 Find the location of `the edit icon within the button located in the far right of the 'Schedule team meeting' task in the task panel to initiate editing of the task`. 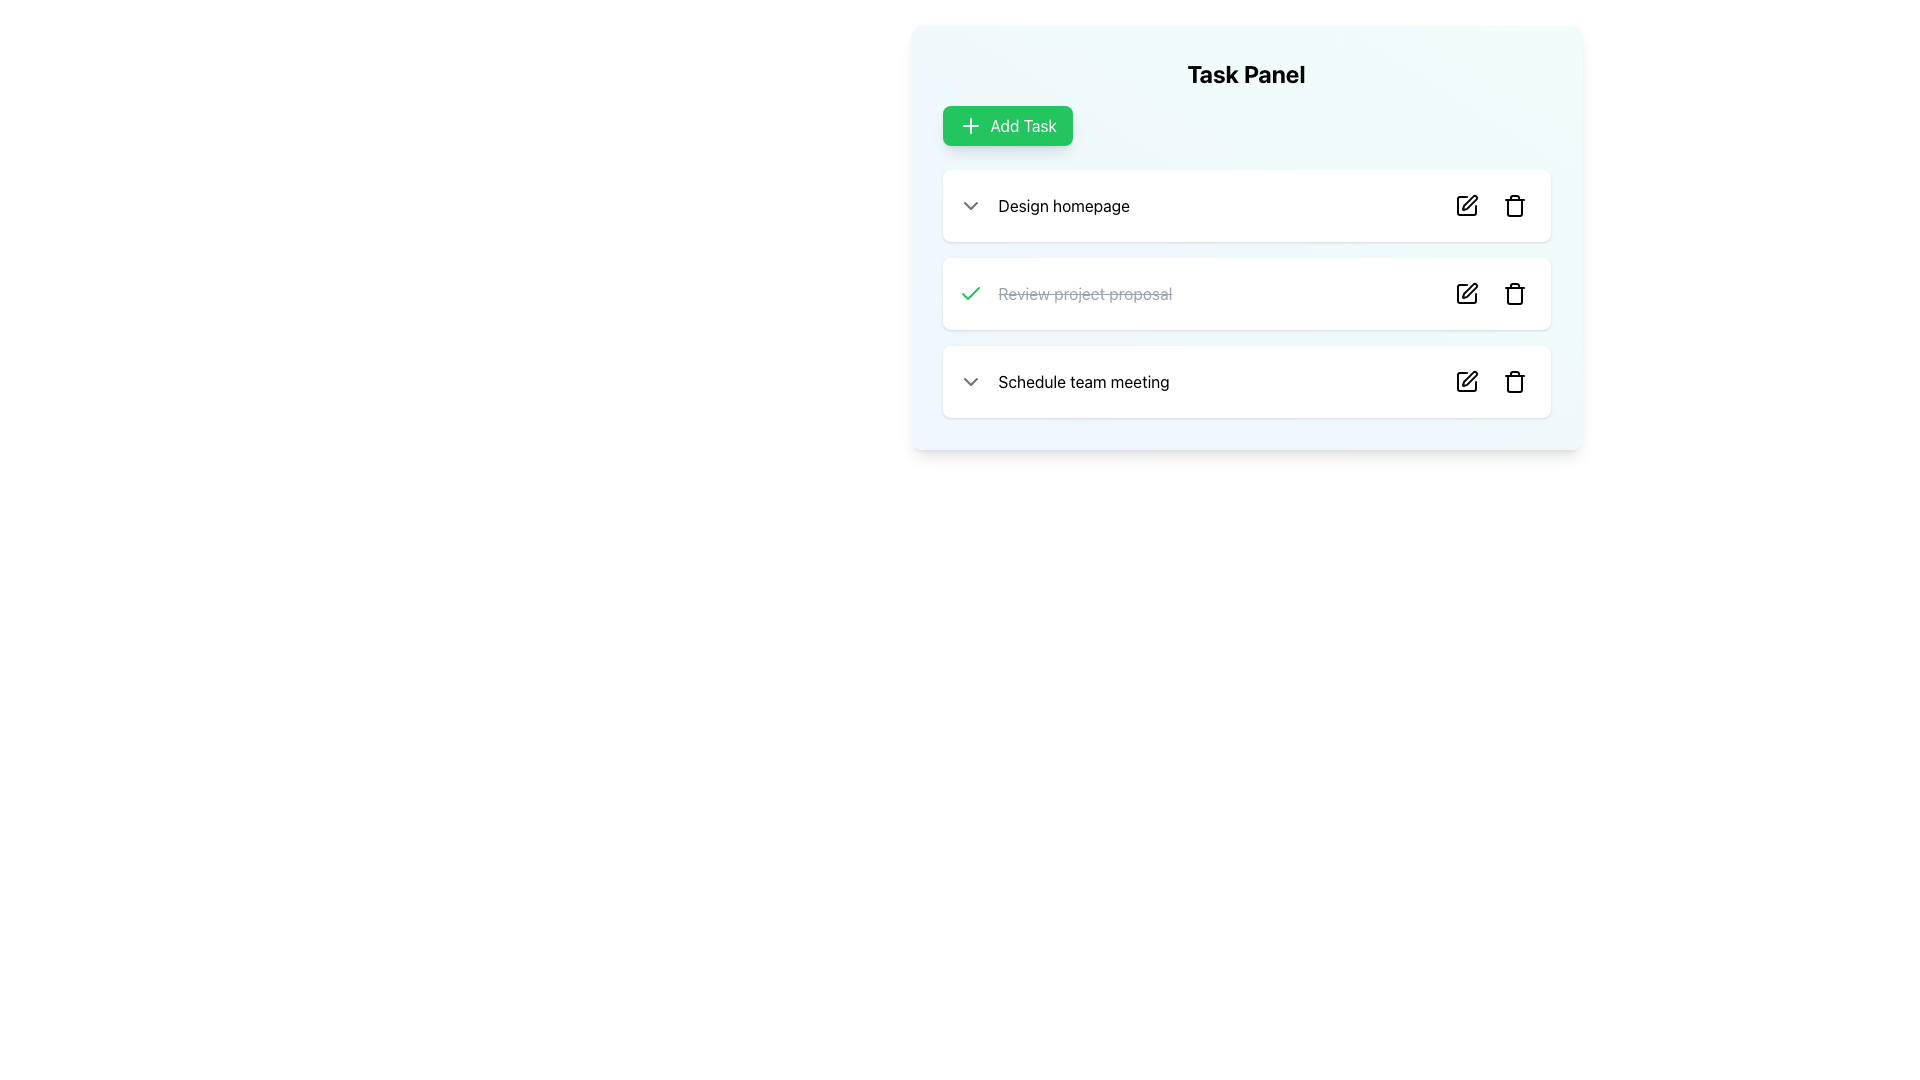

the edit icon within the button located in the far right of the 'Schedule team meeting' task in the task panel to initiate editing of the task is located at coordinates (1469, 378).